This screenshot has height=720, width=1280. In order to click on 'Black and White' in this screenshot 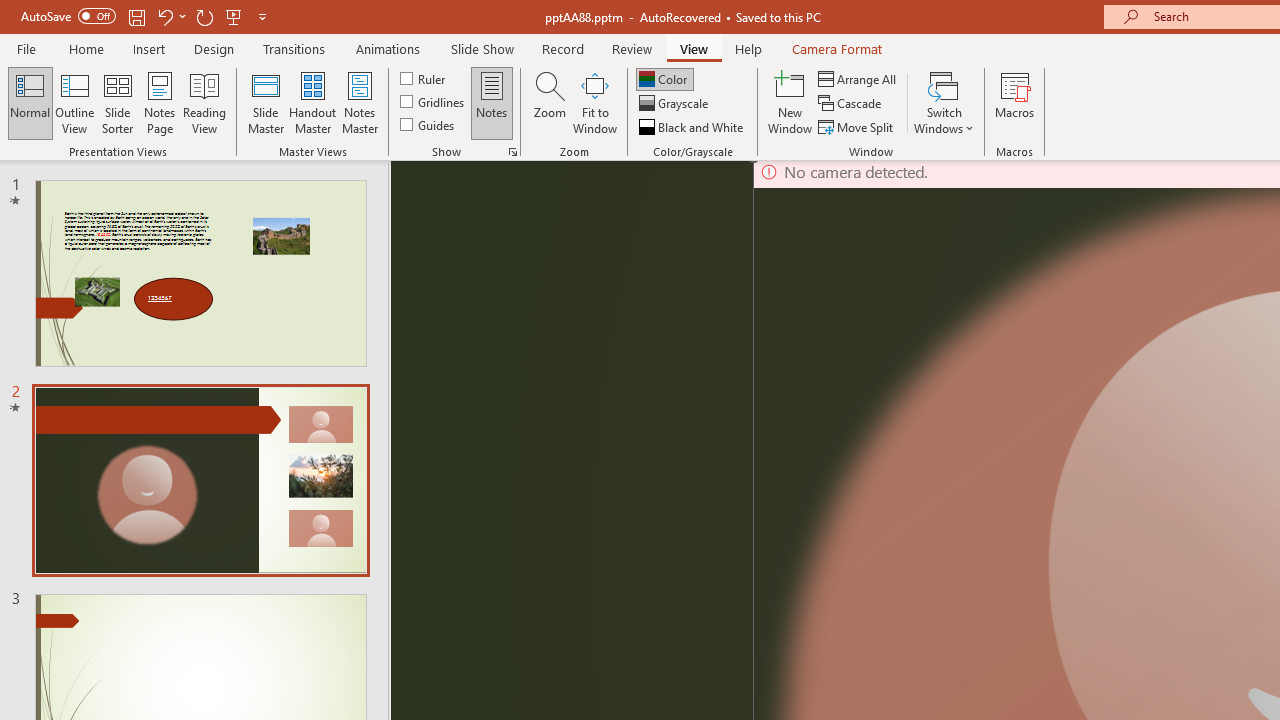, I will do `click(693, 127)`.